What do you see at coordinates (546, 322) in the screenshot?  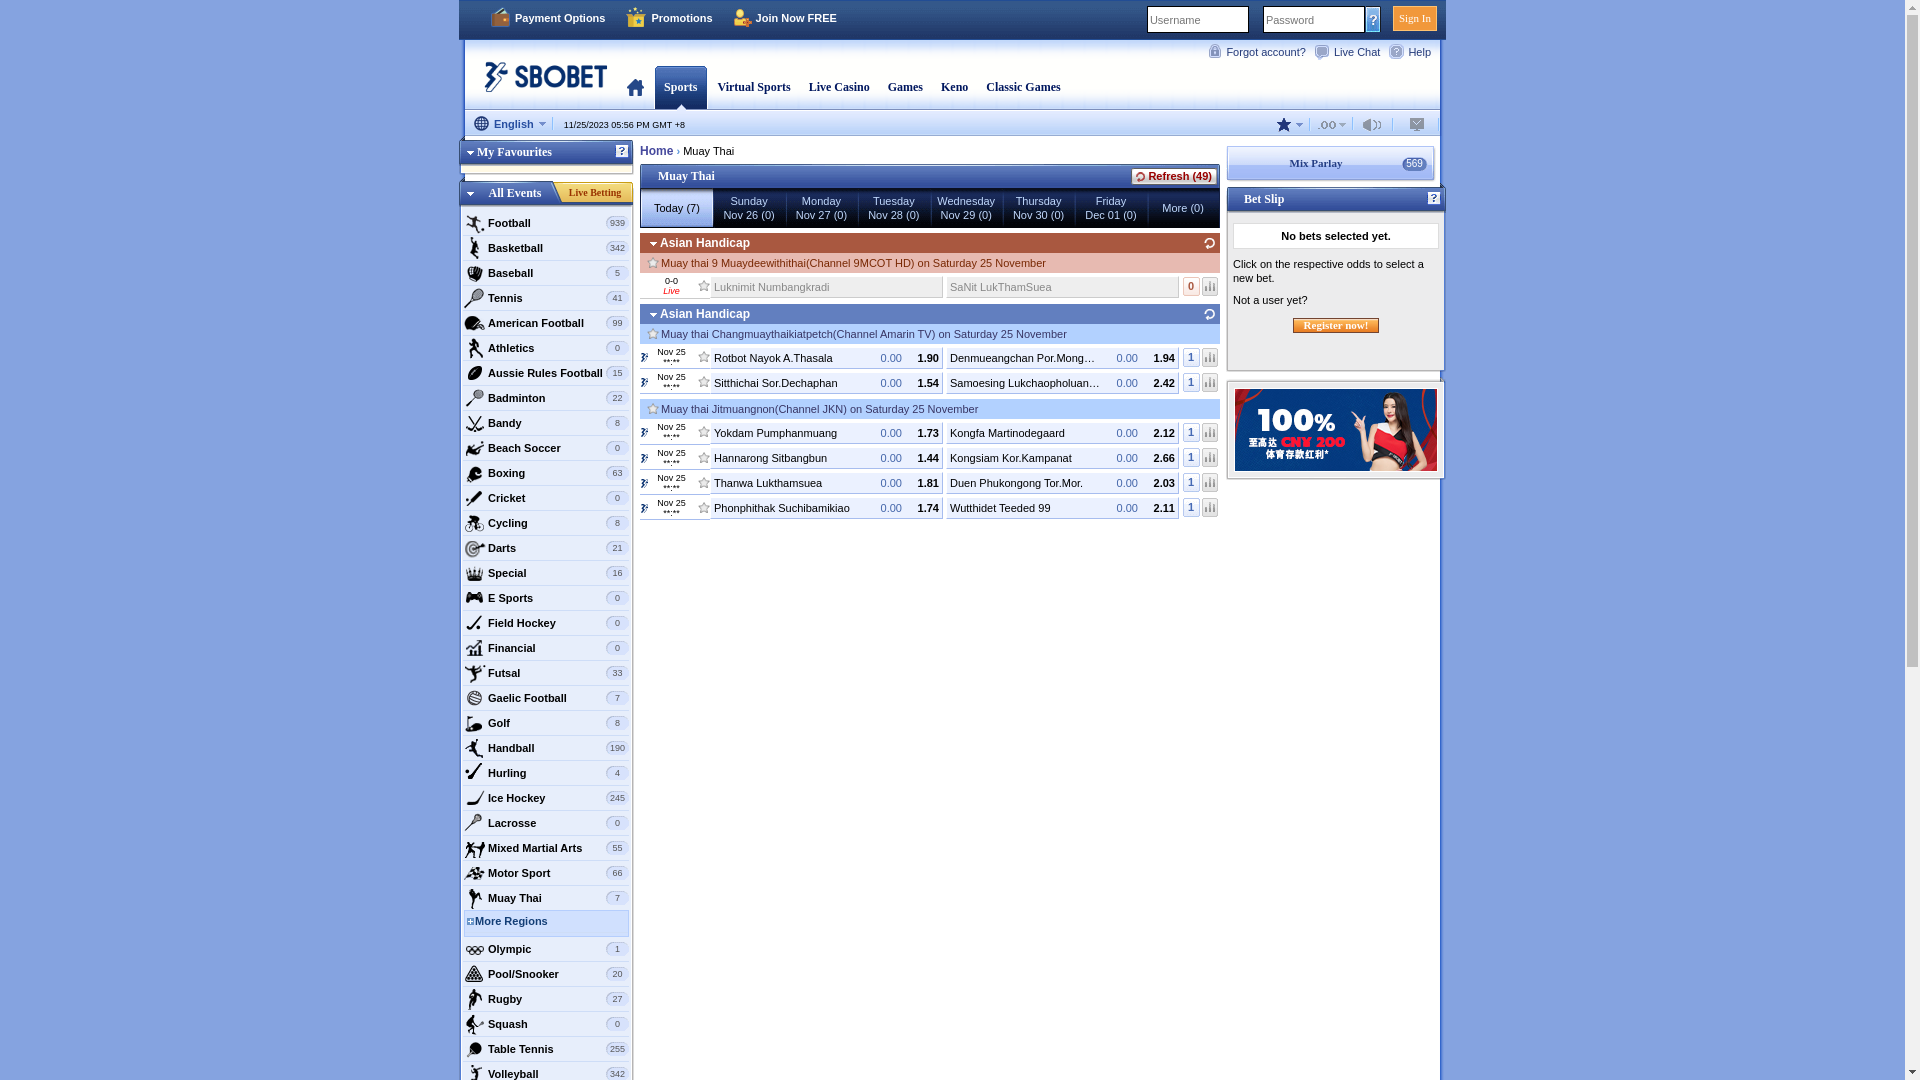 I see `'American Football` at bounding box center [546, 322].